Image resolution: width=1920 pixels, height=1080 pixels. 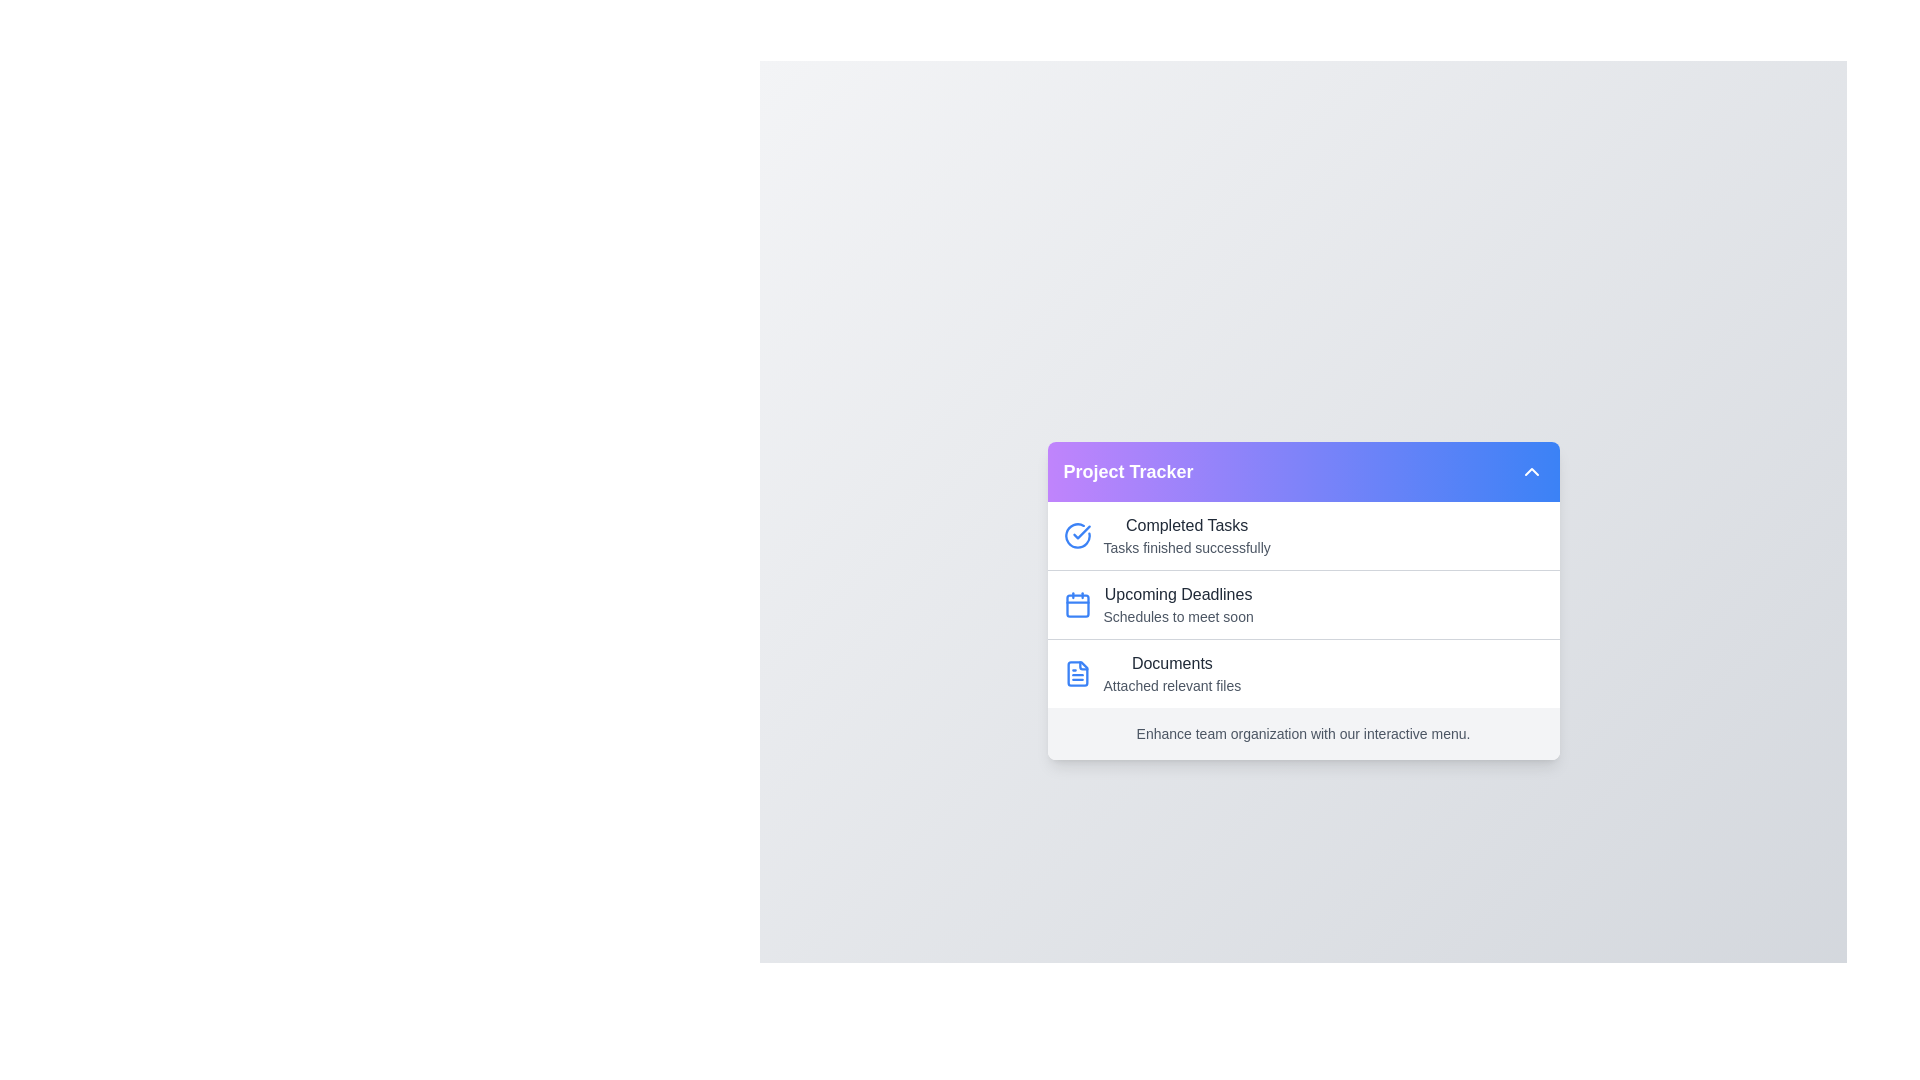 What do you see at coordinates (1530, 471) in the screenshot?
I see `the chevron button to toggle the menu open or closed` at bounding box center [1530, 471].